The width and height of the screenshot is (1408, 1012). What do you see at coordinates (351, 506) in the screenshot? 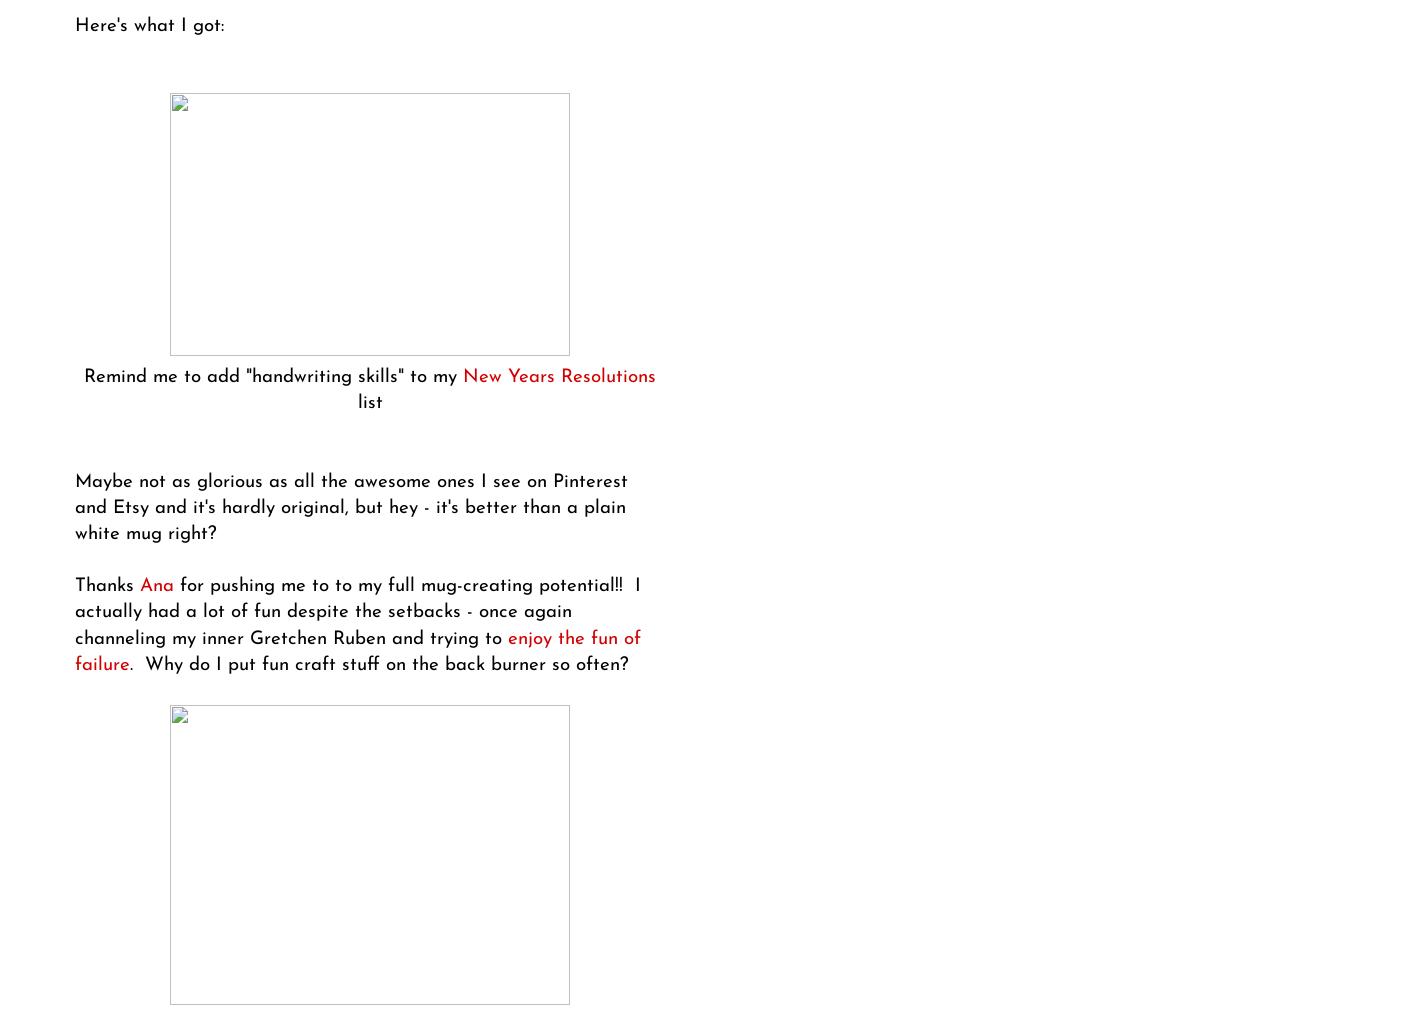
I see `'Maybe not as glorious as all the awesome ones I see on Pinterest and Etsy and it's hardly original, but hey - it's better than a plain white mug right?'` at bounding box center [351, 506].